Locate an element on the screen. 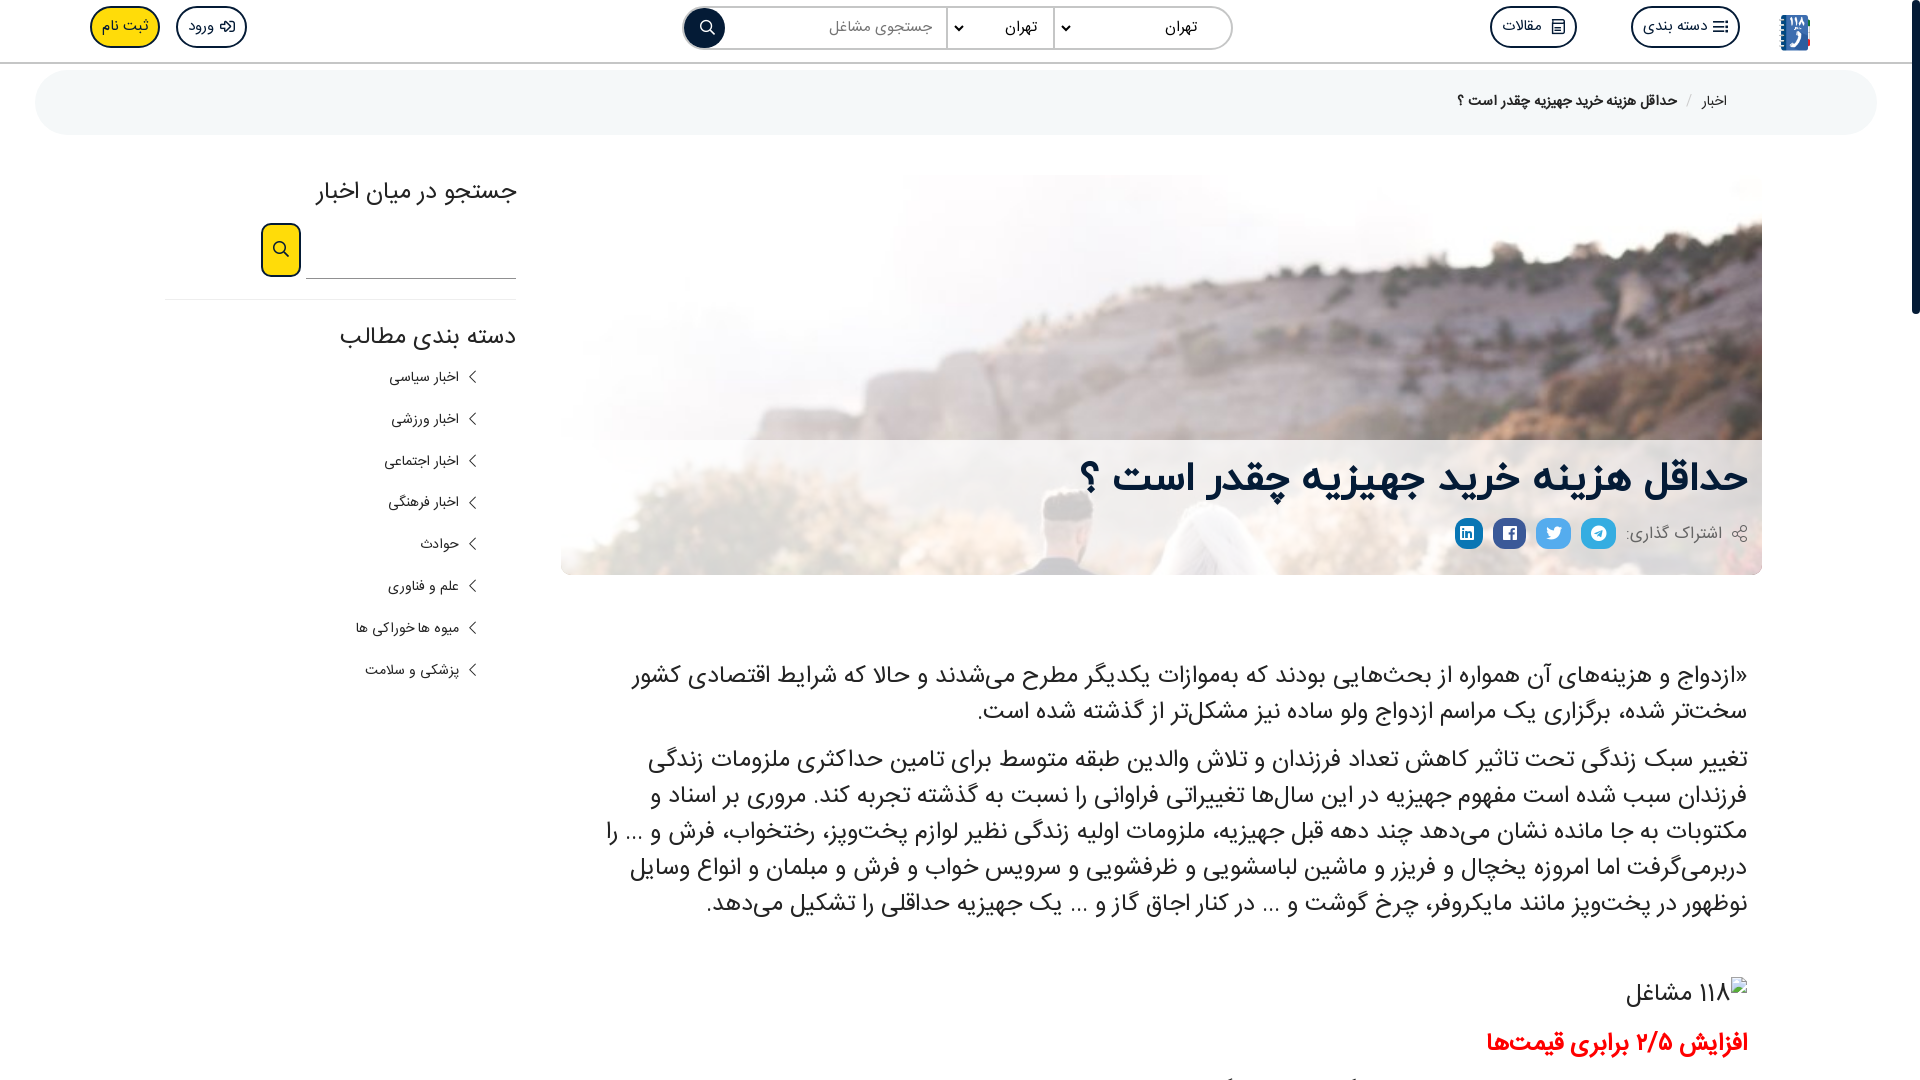 Image resolution: width=1920 pixels, height=1080 pixels. 'Share on Twitter' is located at coordinates (1552, 532).